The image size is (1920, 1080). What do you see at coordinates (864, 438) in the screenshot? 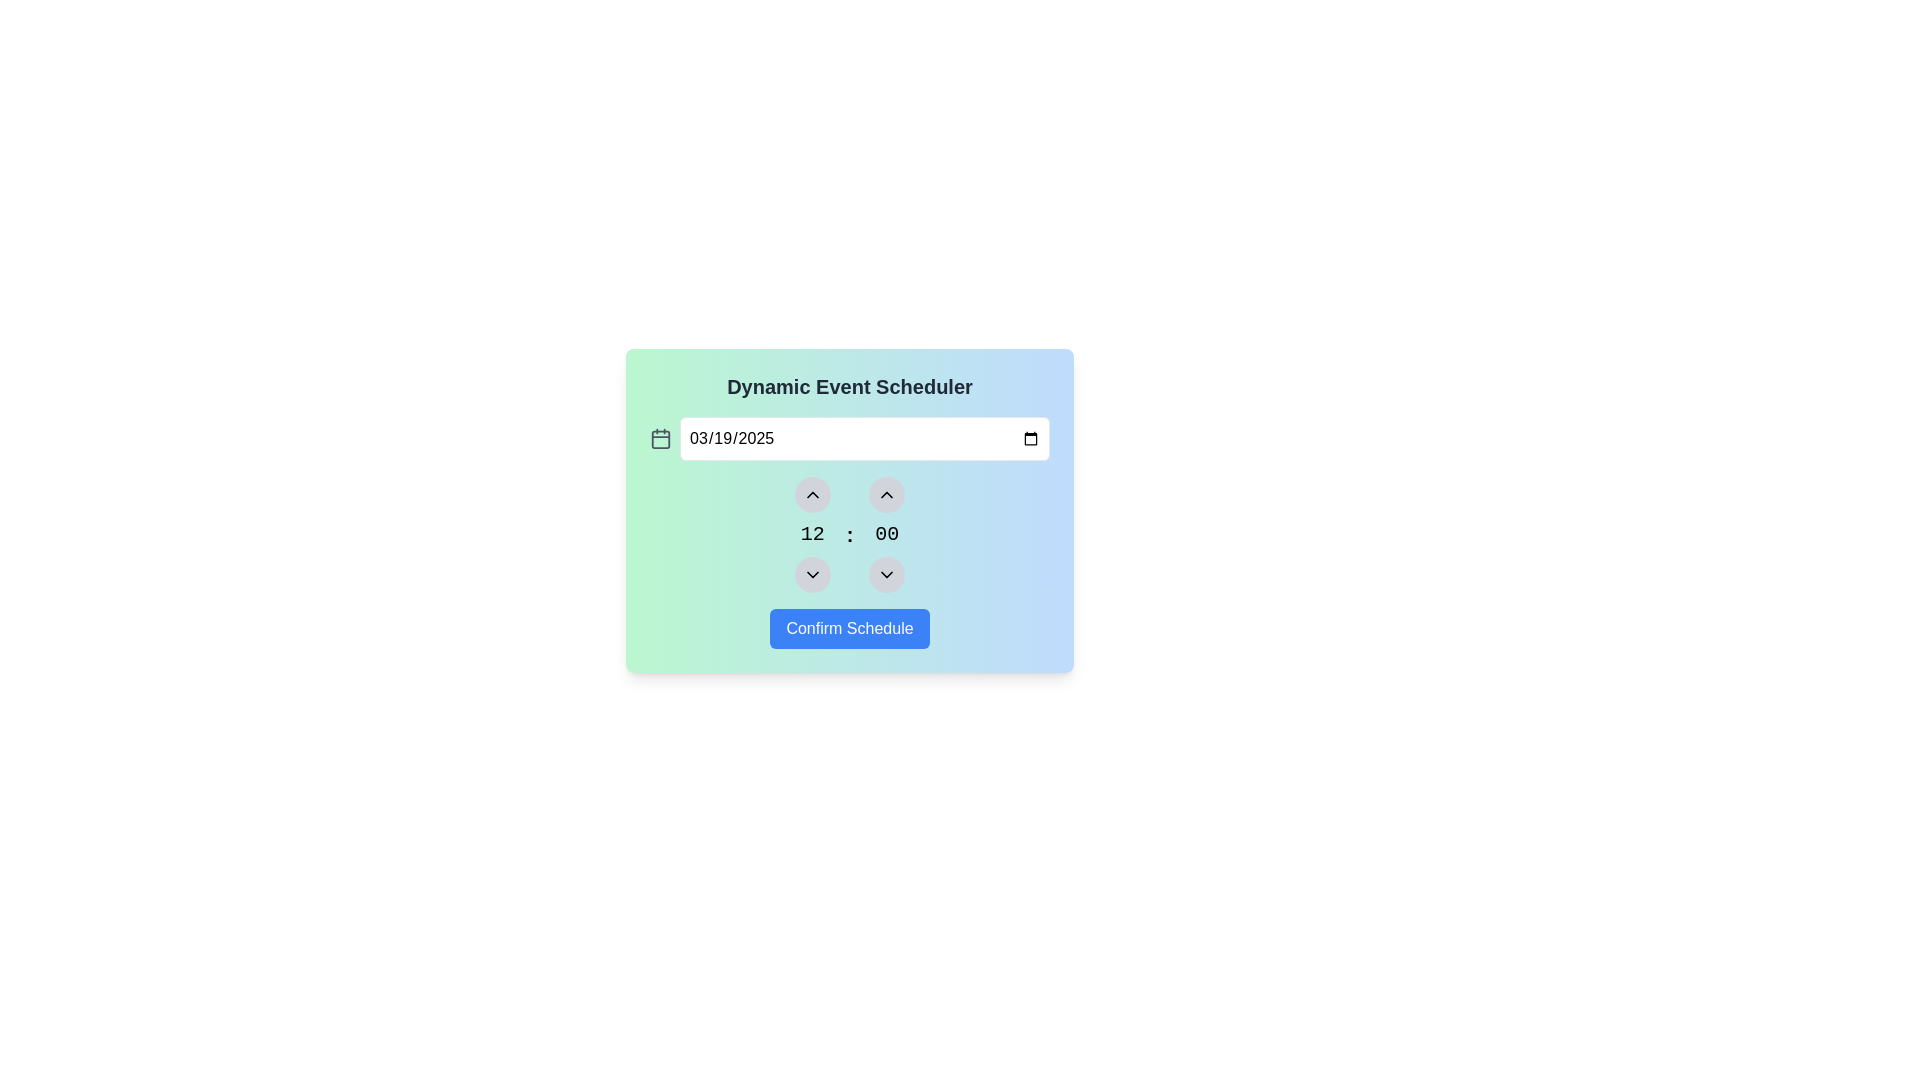
I see `the standard HTML date input field styled with rounded corners and a border` at bounding box center [864, 438].